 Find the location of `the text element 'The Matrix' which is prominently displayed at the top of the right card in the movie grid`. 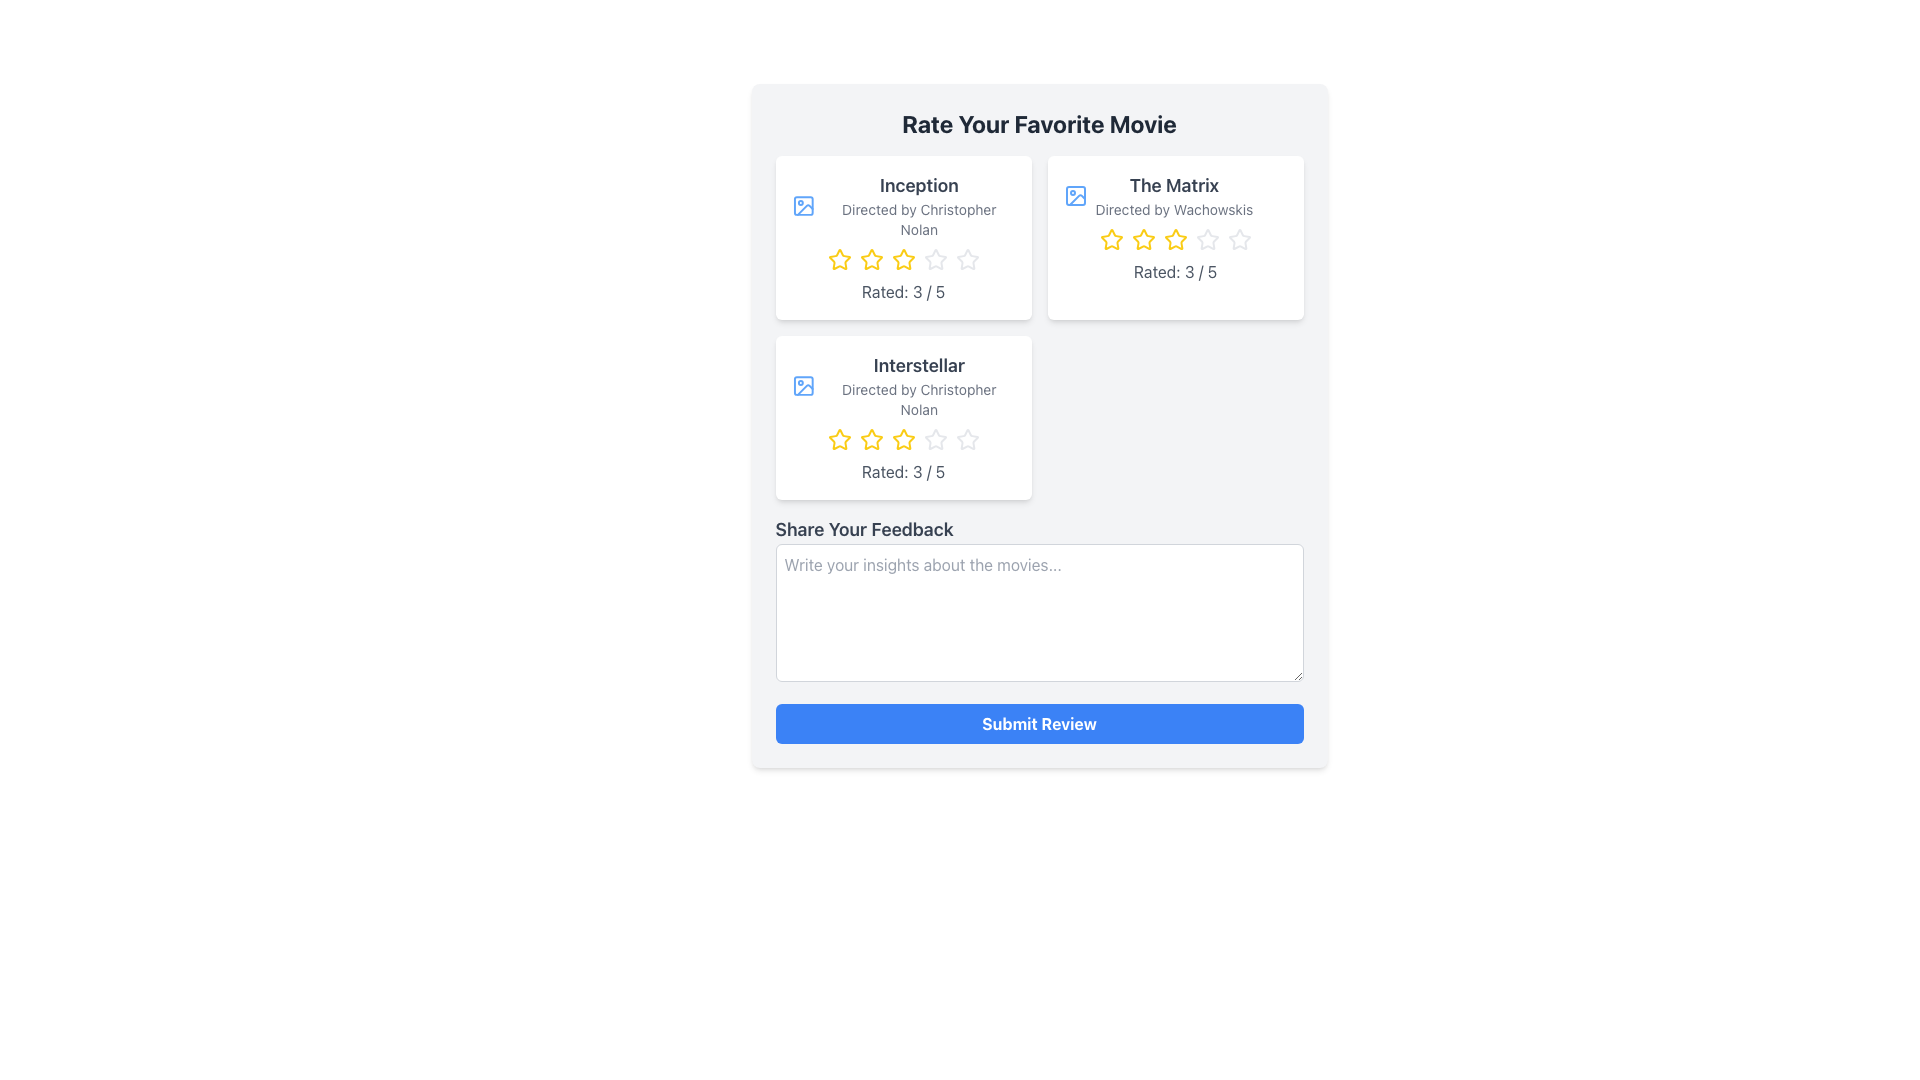

the text element 'The Matrix' which is prominently displayed at the top of the right card in the movie grid is located at coordinates (1174, 185).